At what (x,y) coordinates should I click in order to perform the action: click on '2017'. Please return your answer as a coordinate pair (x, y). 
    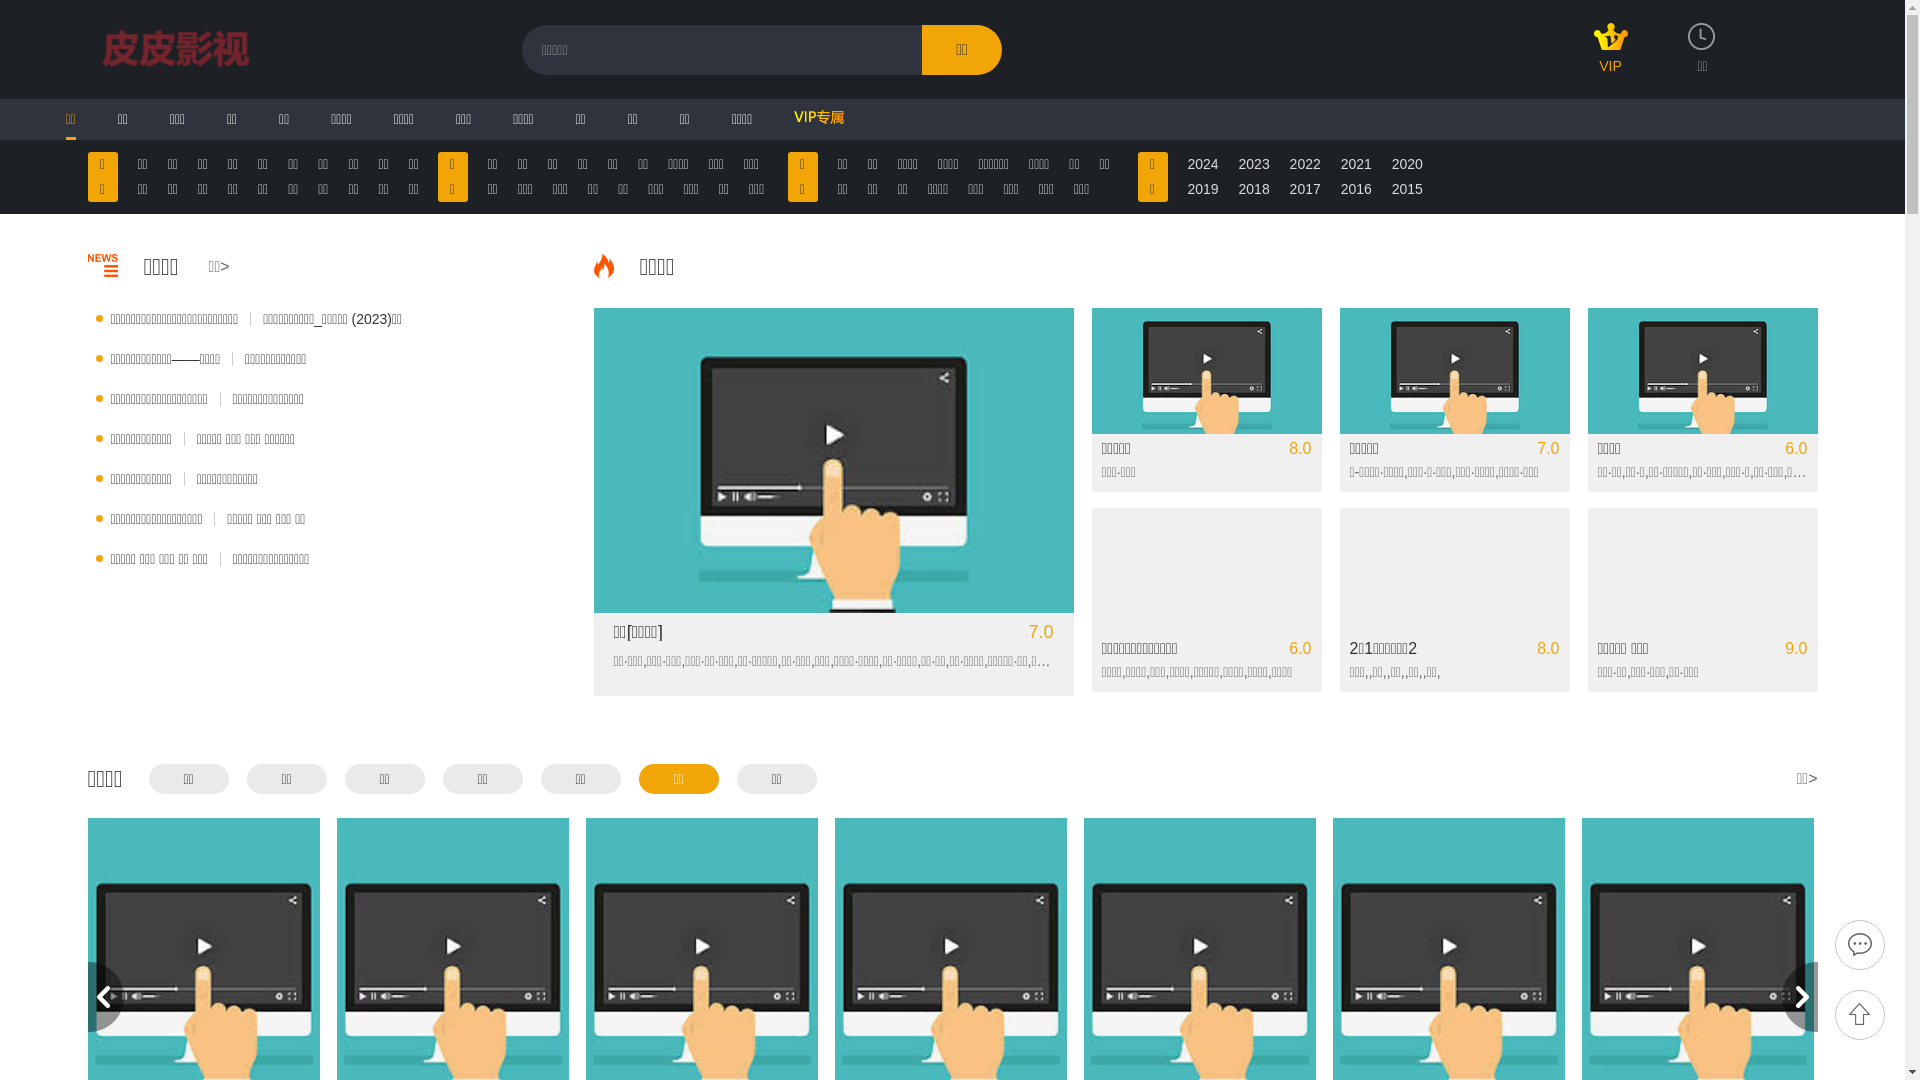
    Looking at the image, I should click on (1305, 189).